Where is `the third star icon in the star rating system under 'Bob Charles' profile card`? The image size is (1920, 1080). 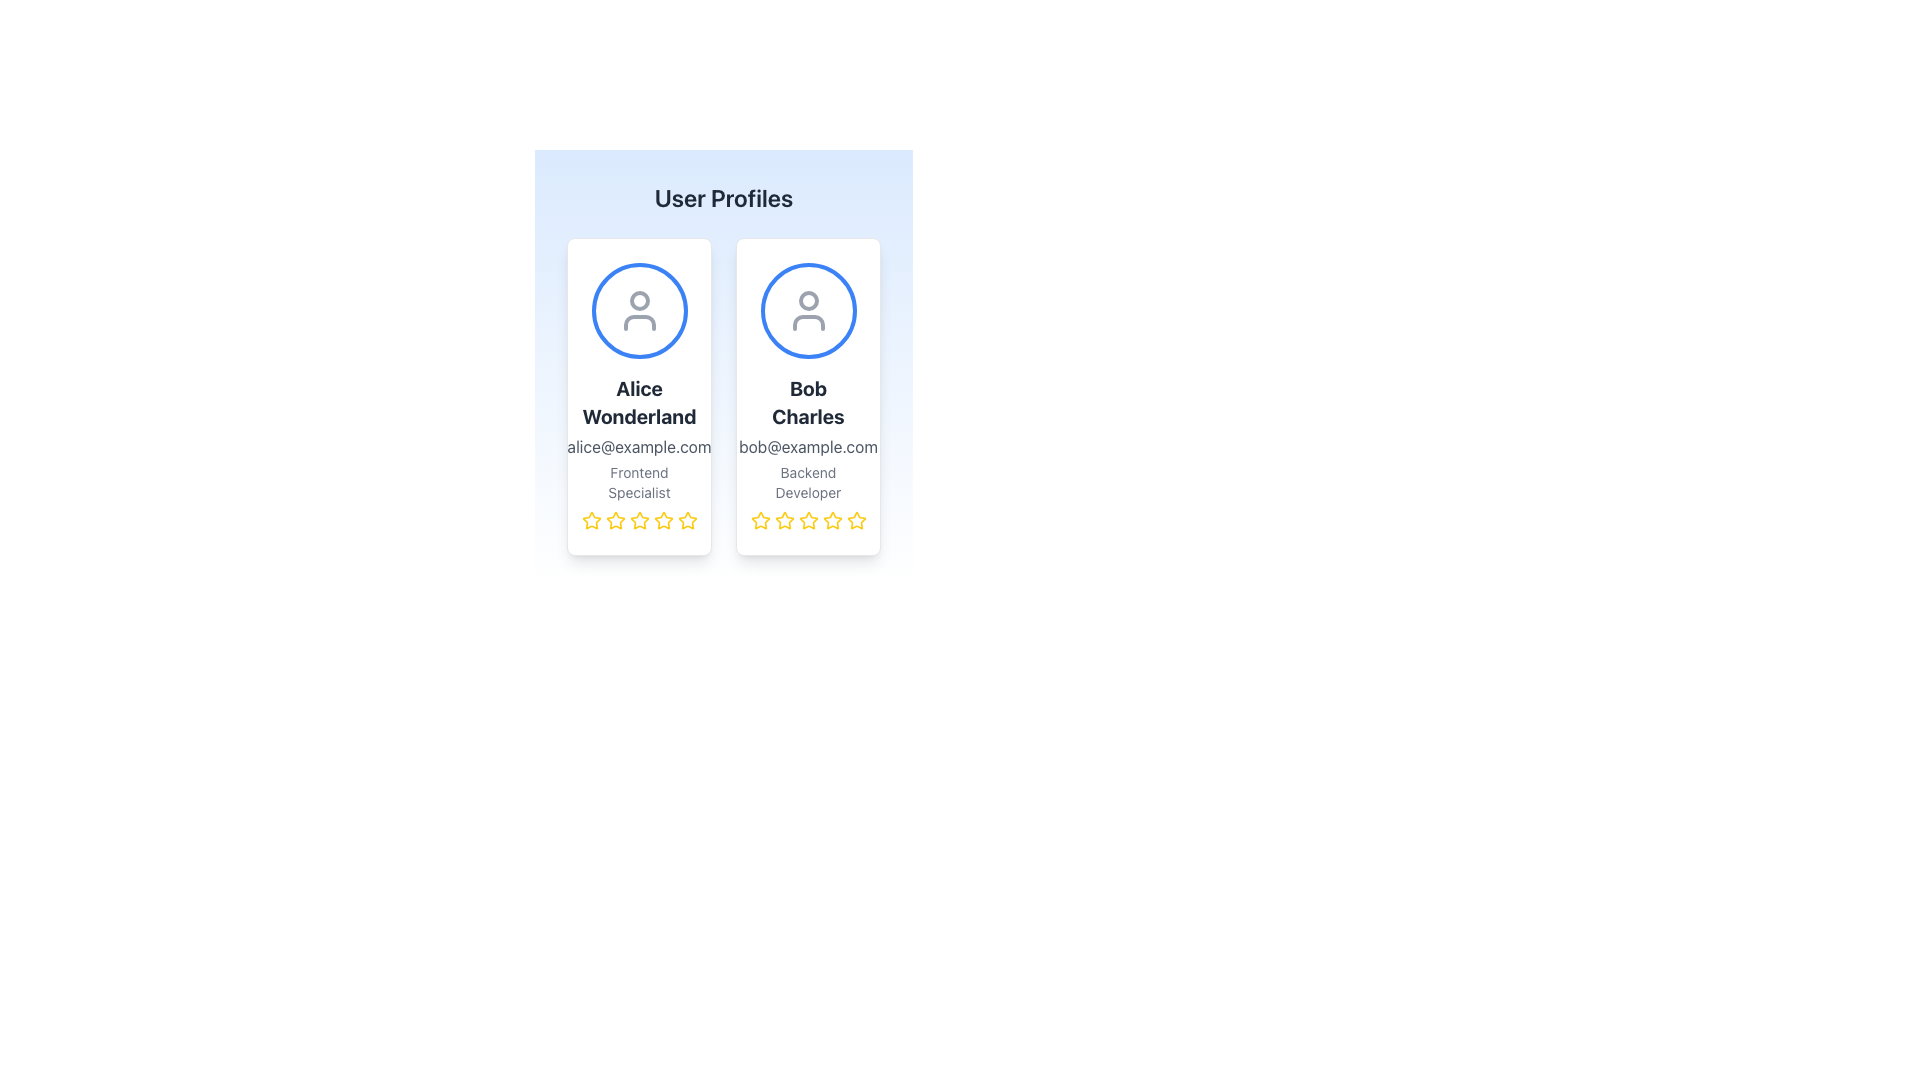
the third star icon in the star rating system under 'Bob Charles' profile card is located at coordinates (783, 519).